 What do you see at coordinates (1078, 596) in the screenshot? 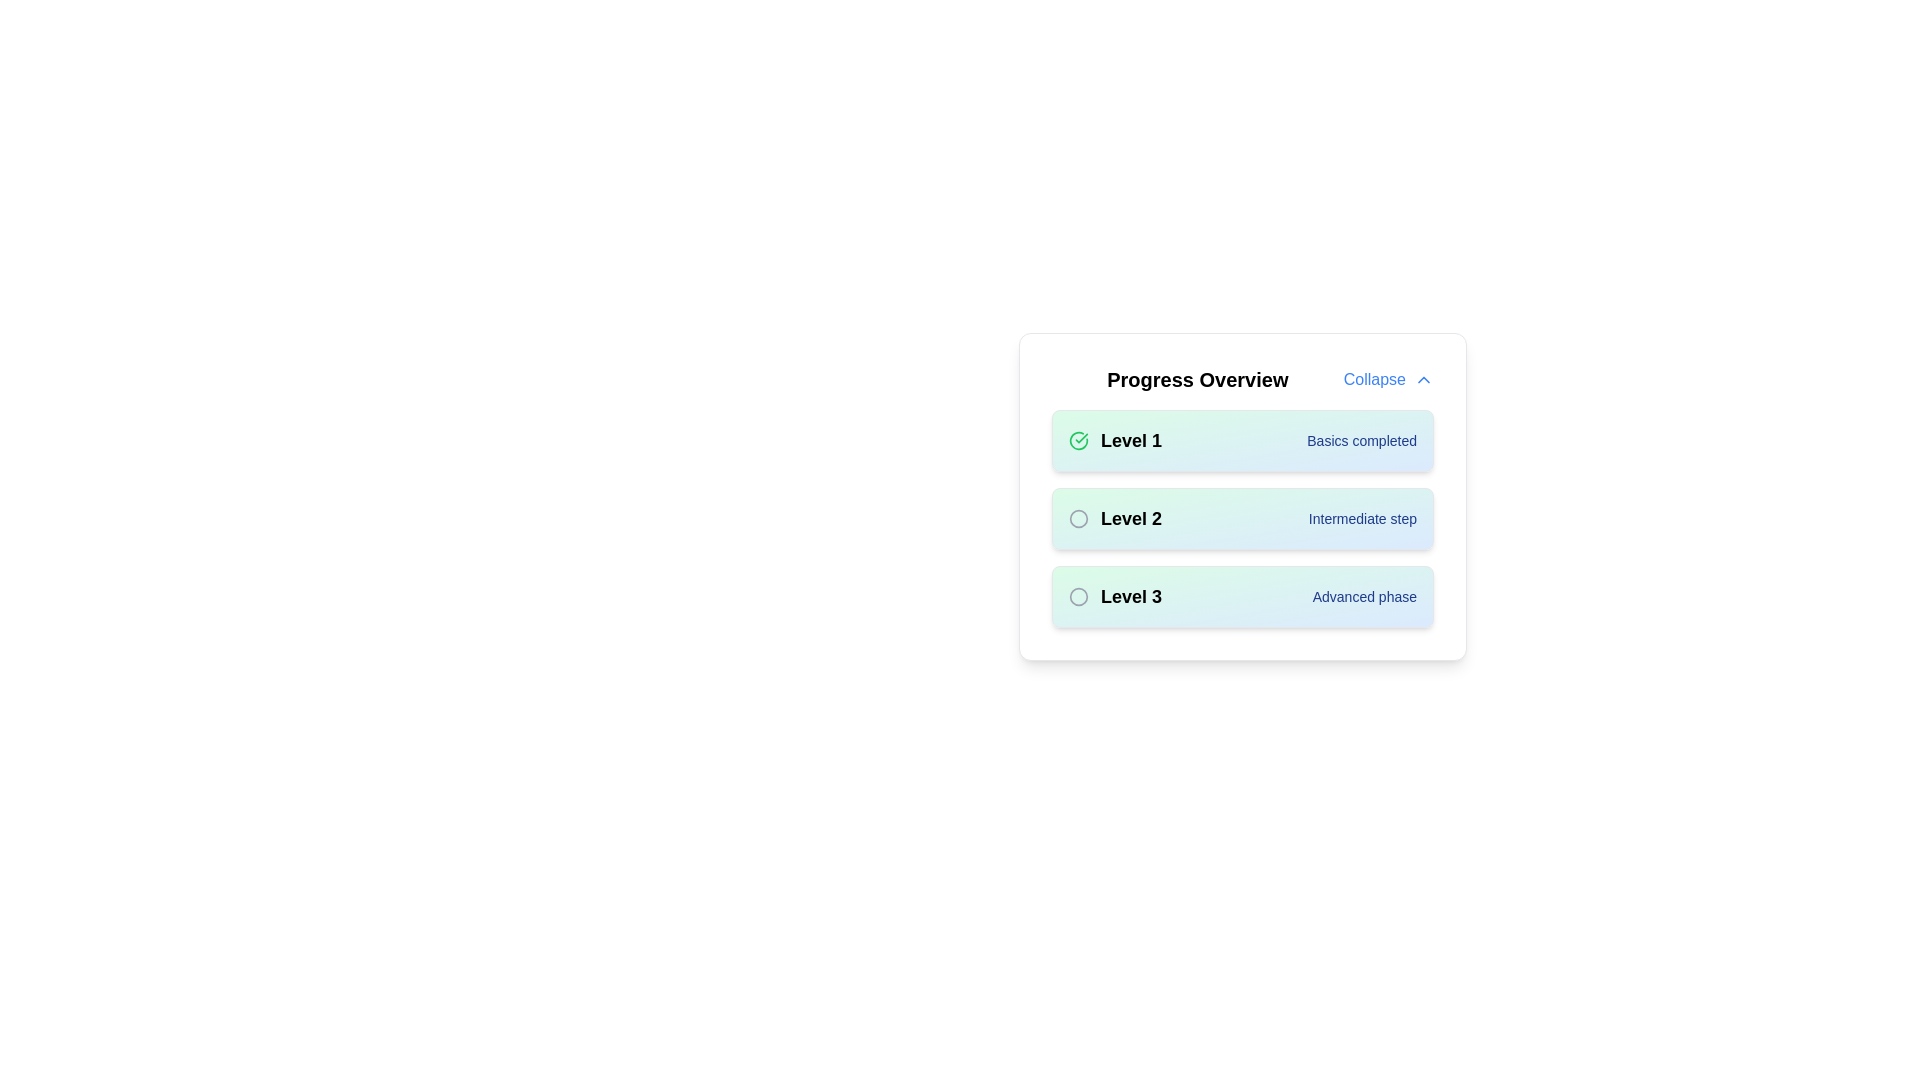
I see `the circular icon outline with a gray stroke located next to the text 'Level 3' in the vertical list` at bounding box center [1078, 596].